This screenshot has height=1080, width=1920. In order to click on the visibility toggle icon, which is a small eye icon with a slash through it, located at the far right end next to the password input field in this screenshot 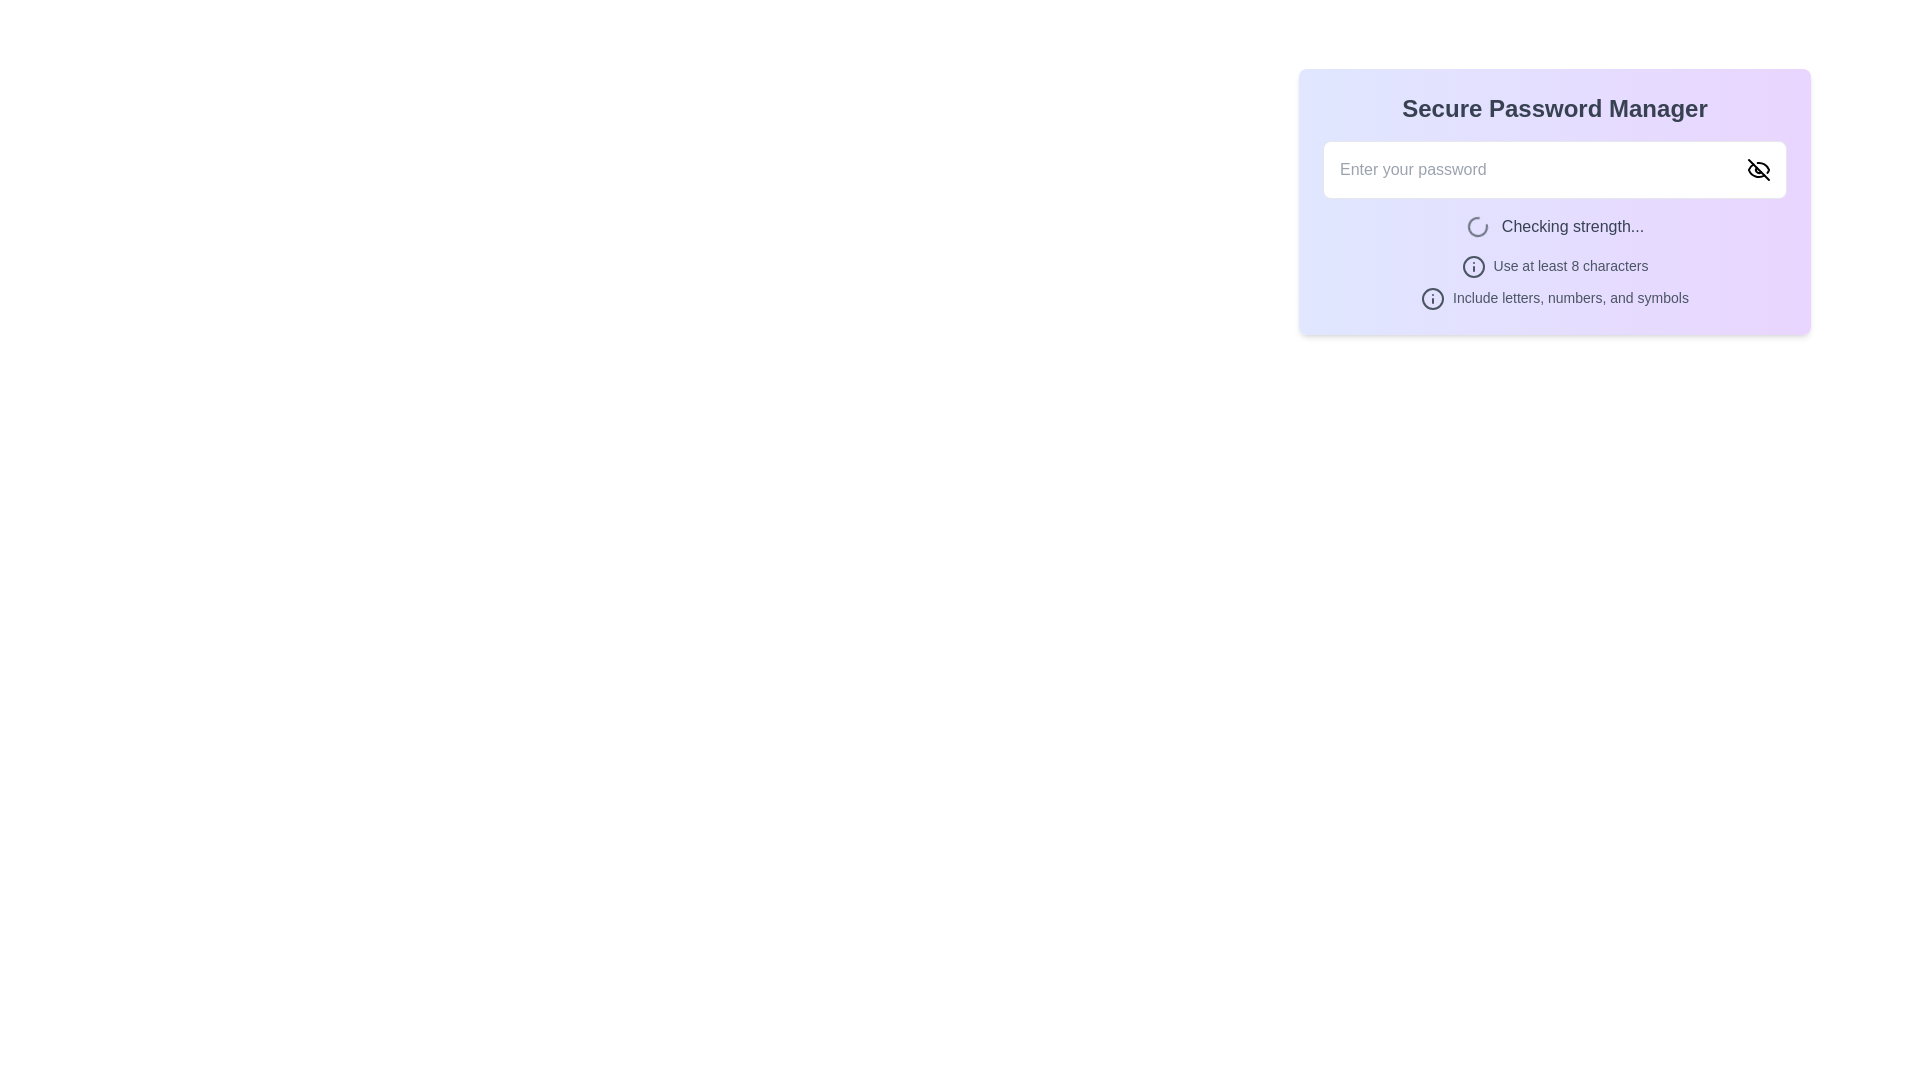, I will do `click(1757, 168)`.